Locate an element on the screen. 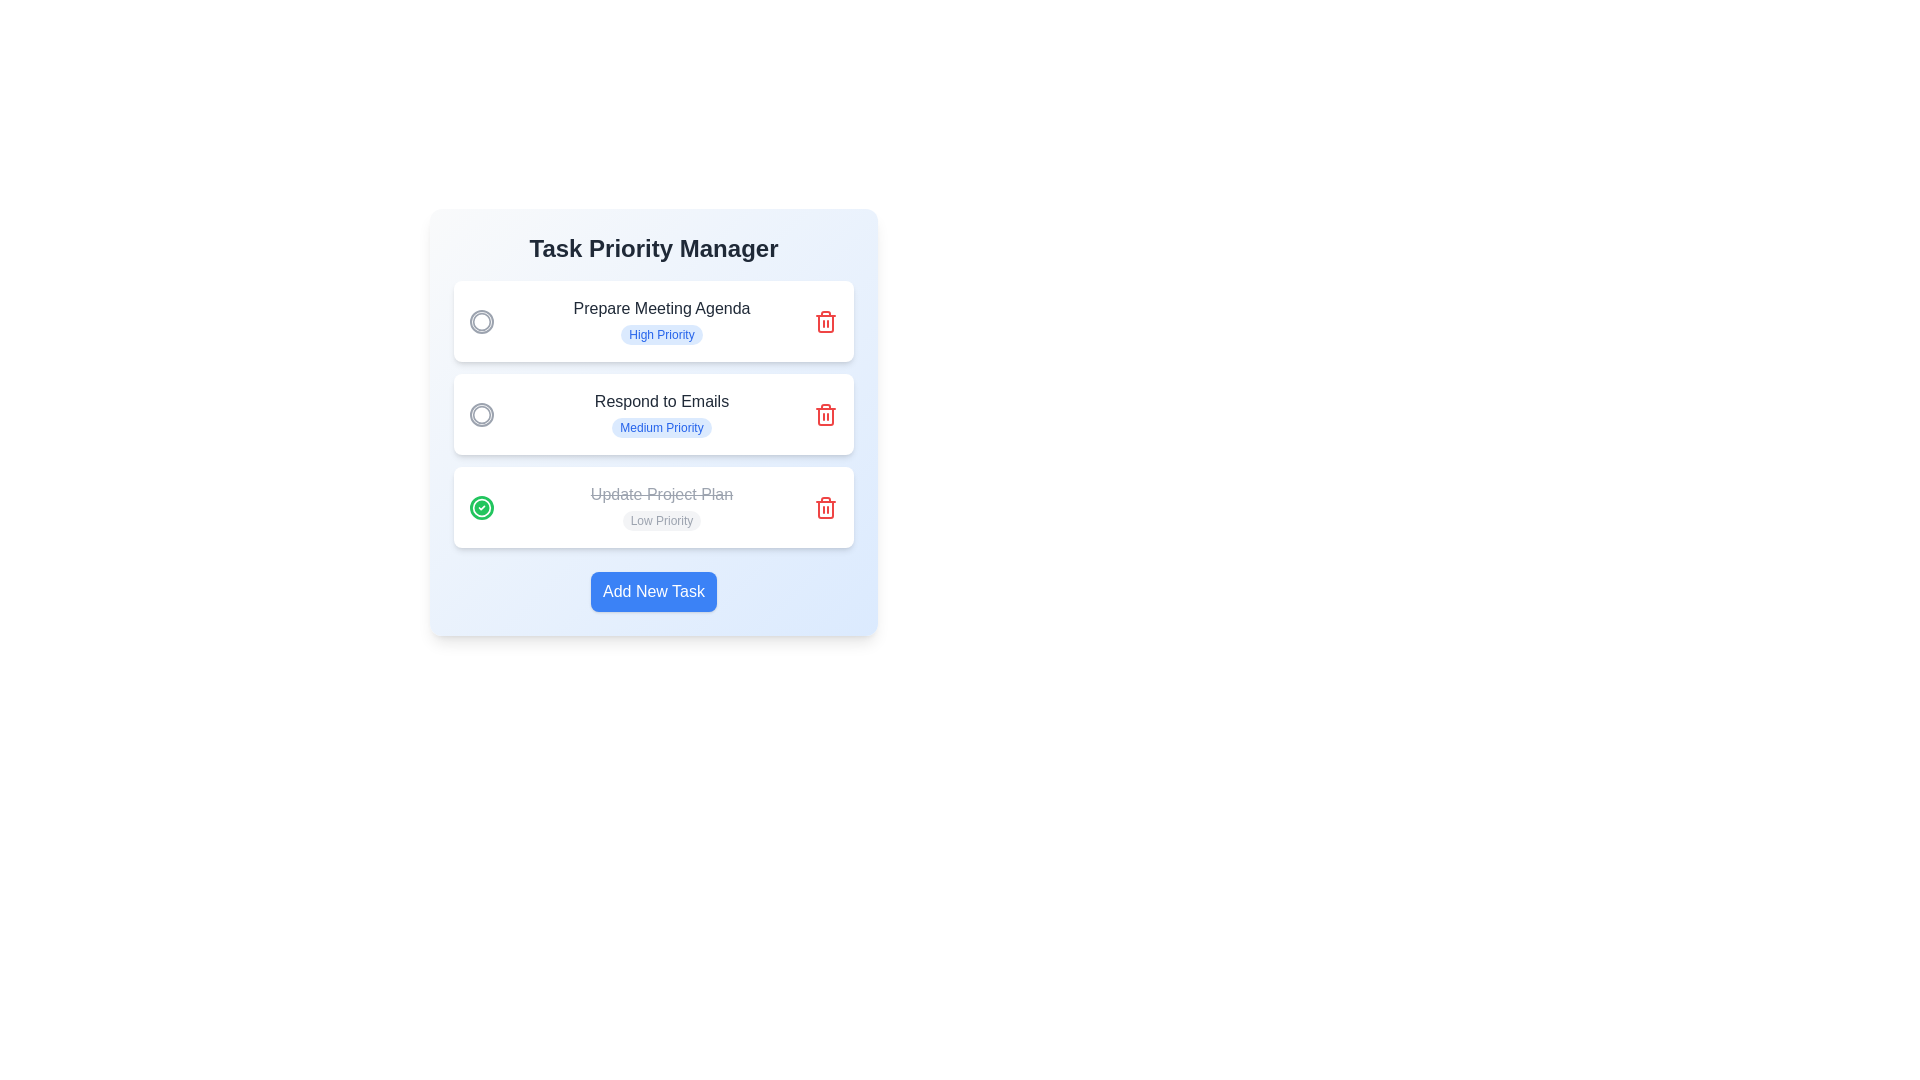 Image resolution: width=1920 pixels, height=1080 pixels. the 'High Priority' label, which is a rectangular badge with blue text on a light blue background, located under the 'Prepare Meeting Agenda' task title is located at coordinates (662, 334).